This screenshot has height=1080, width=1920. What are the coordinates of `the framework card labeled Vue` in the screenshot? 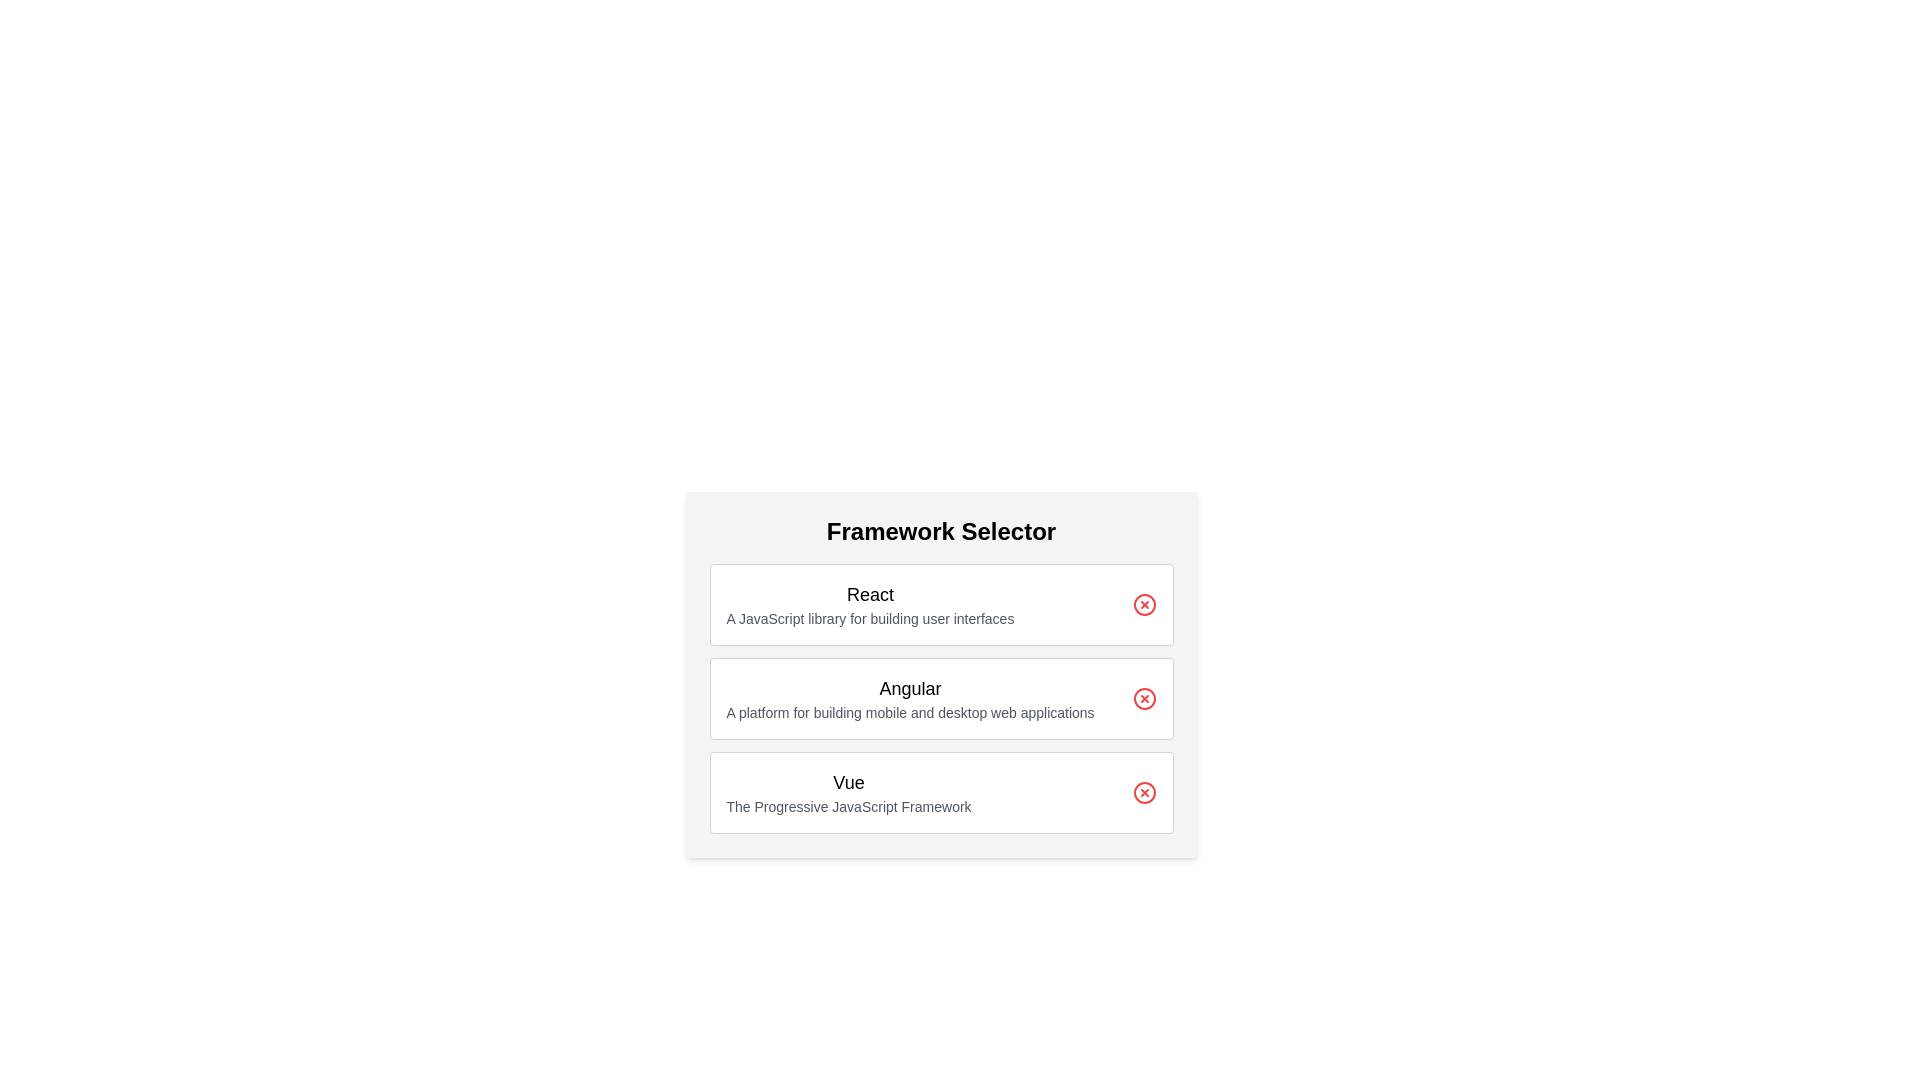 It's located at (940, 792).